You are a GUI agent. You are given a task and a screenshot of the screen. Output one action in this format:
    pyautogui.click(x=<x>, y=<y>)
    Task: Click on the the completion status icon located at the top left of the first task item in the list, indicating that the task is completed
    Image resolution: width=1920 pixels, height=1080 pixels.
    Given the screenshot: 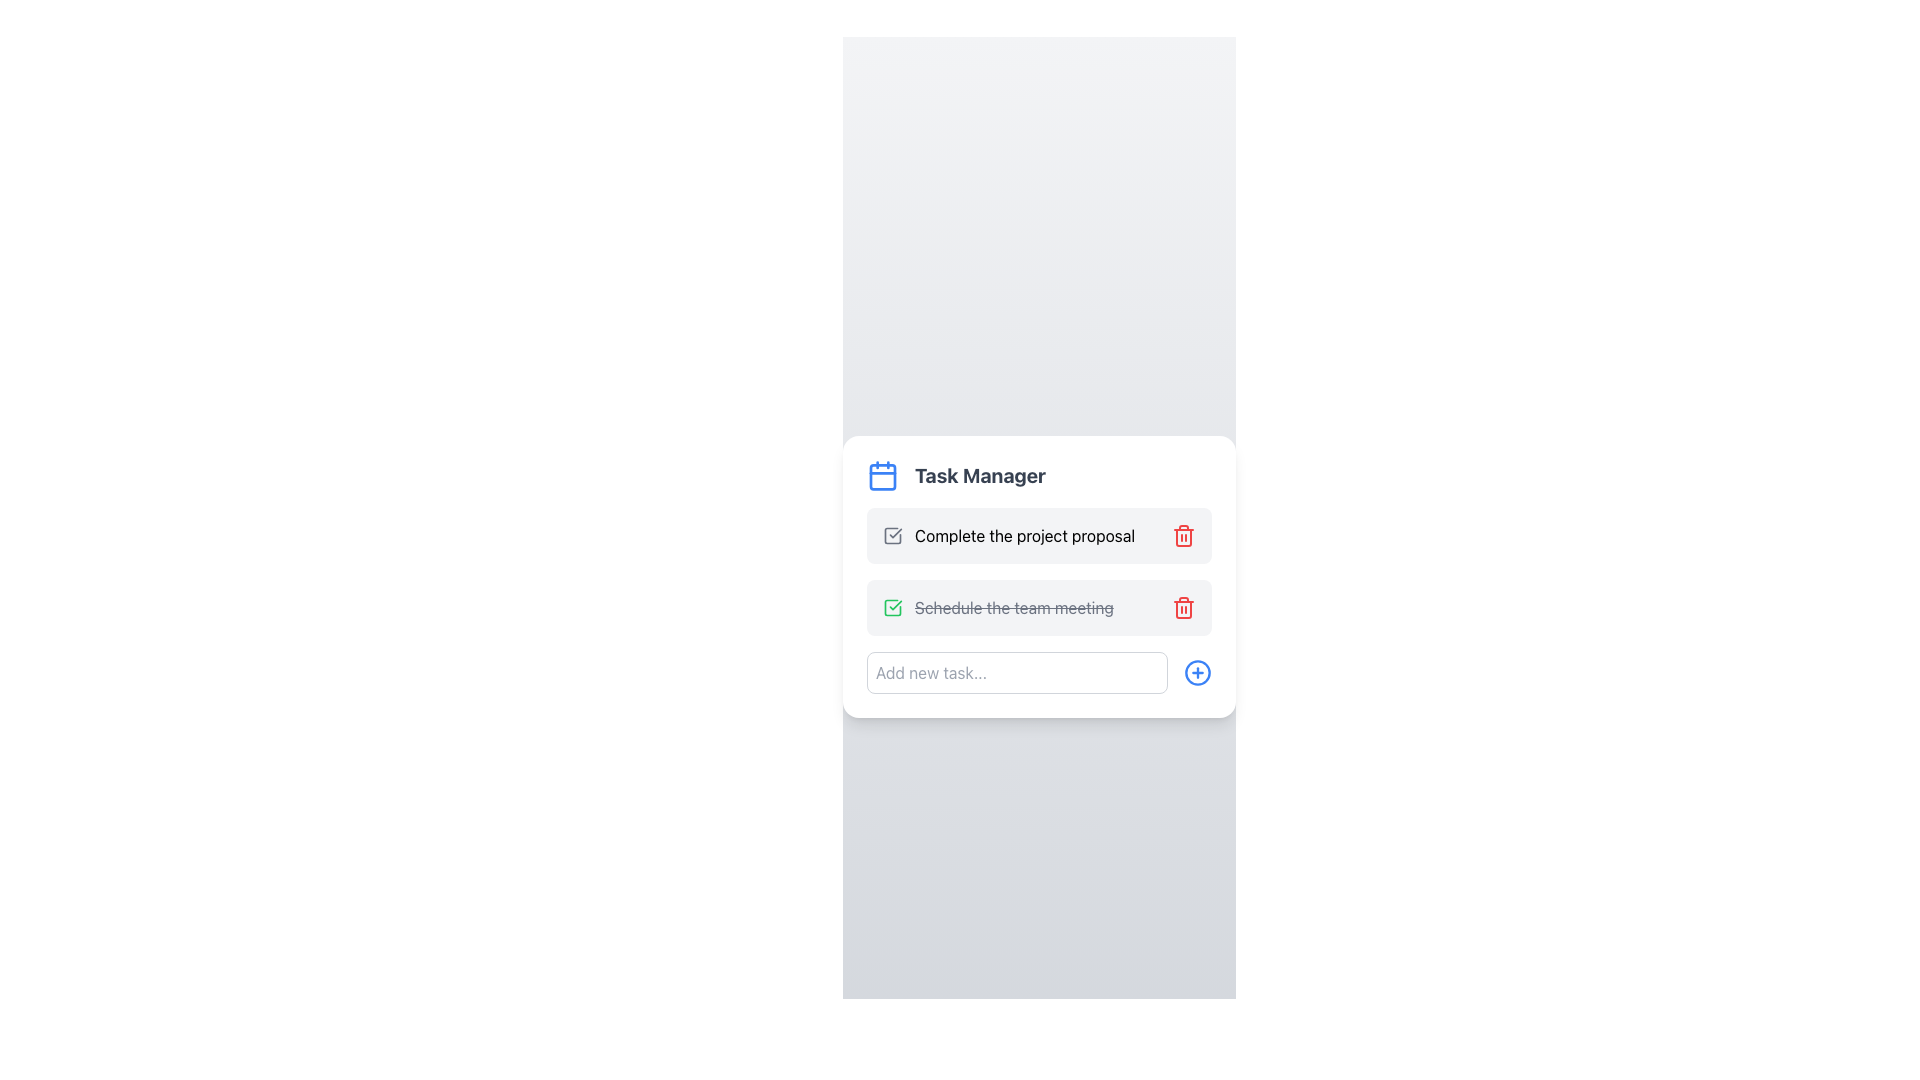 What is the action you would take?
    pyautogui.click(x=891, y=607)
    